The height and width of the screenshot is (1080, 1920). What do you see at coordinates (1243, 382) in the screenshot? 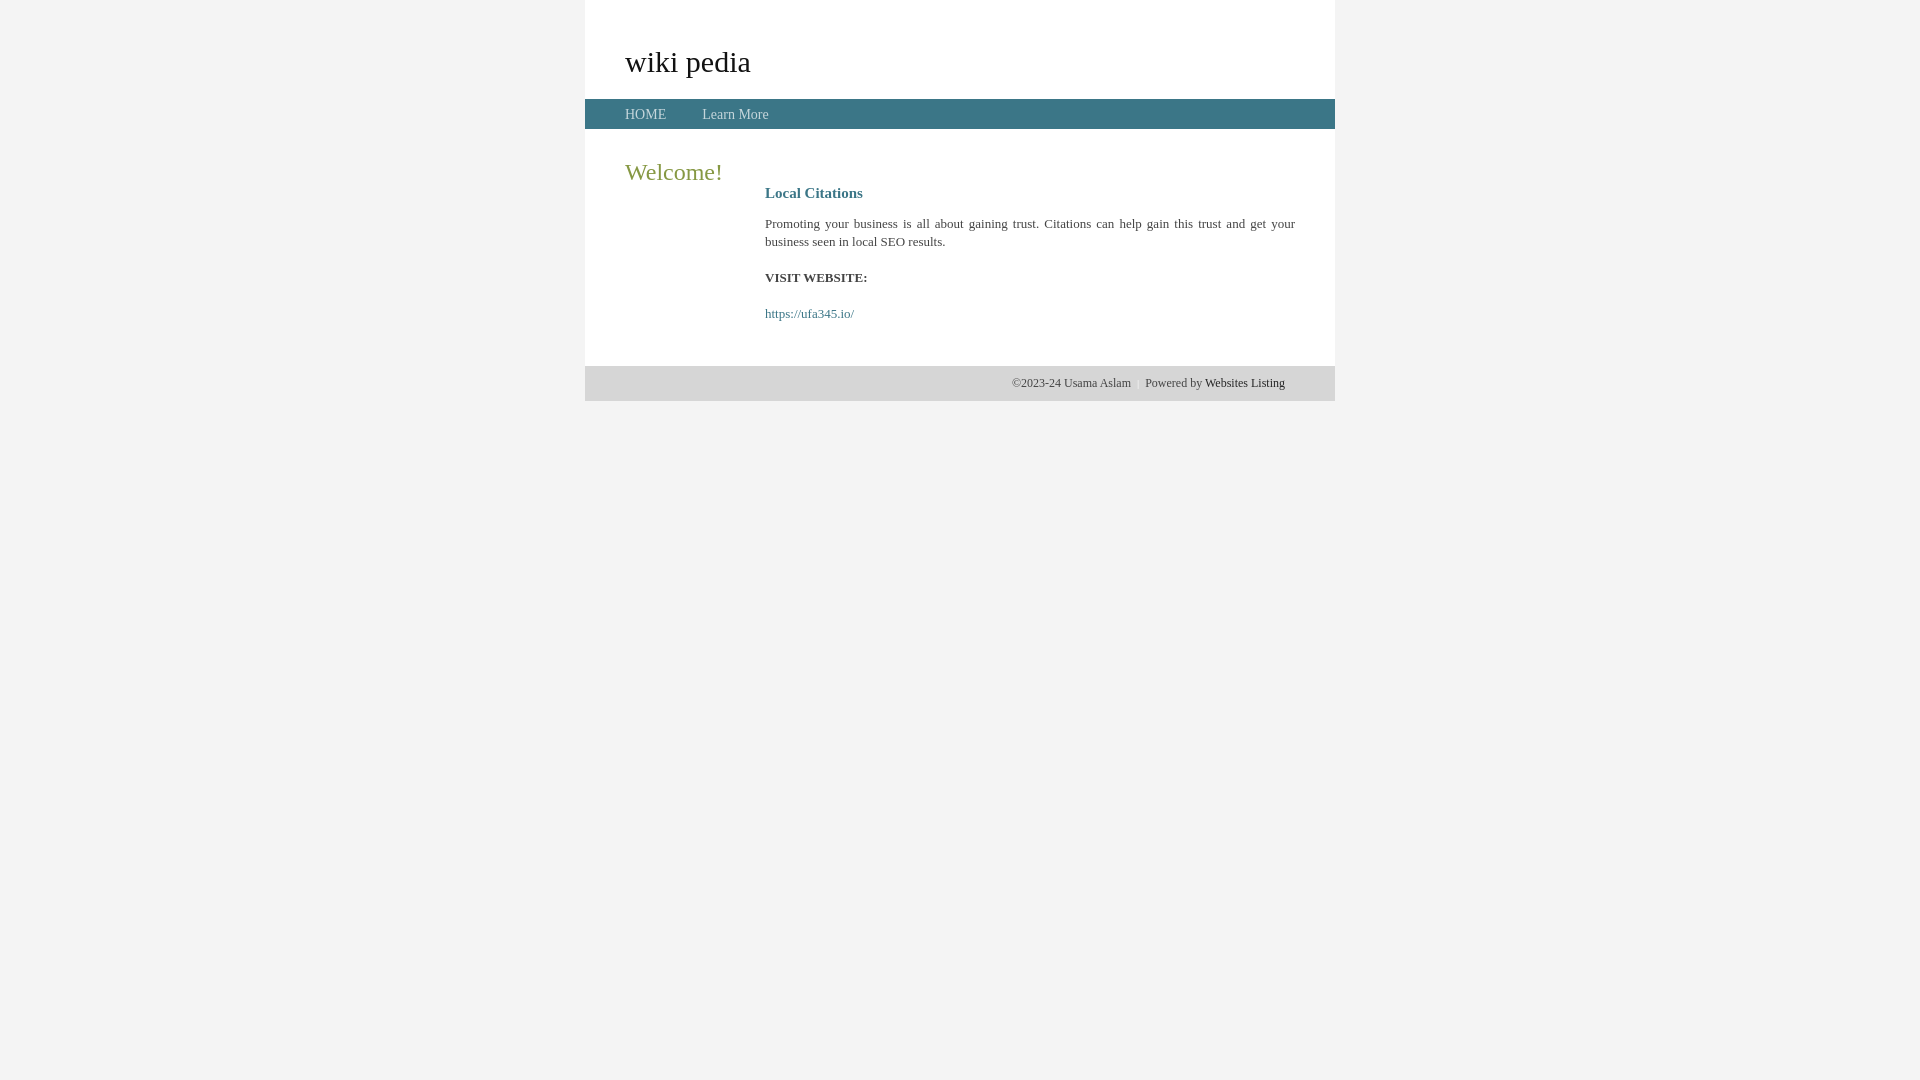
I see `'Websites Listing'` at bounding box center [1243, 382].